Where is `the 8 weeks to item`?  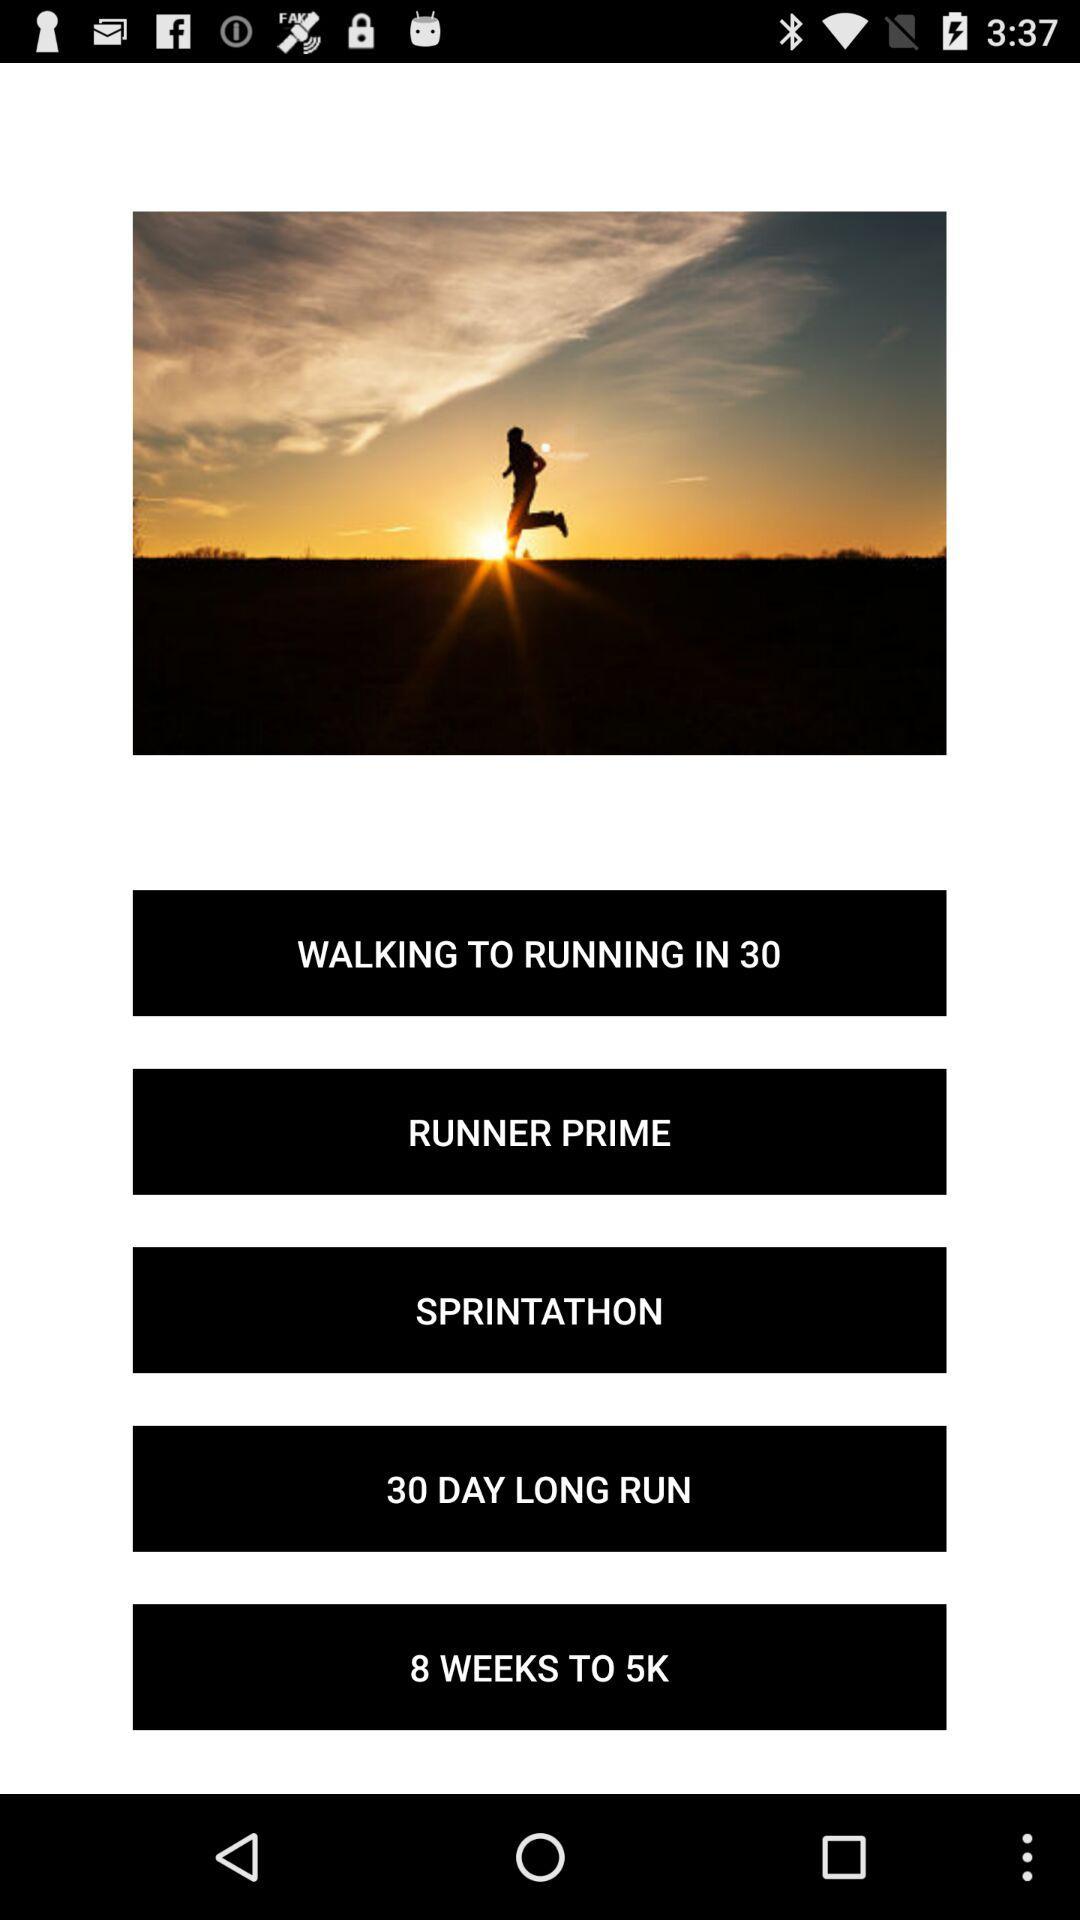
the 8 weeks to item is located at coordinates (538, 1667).